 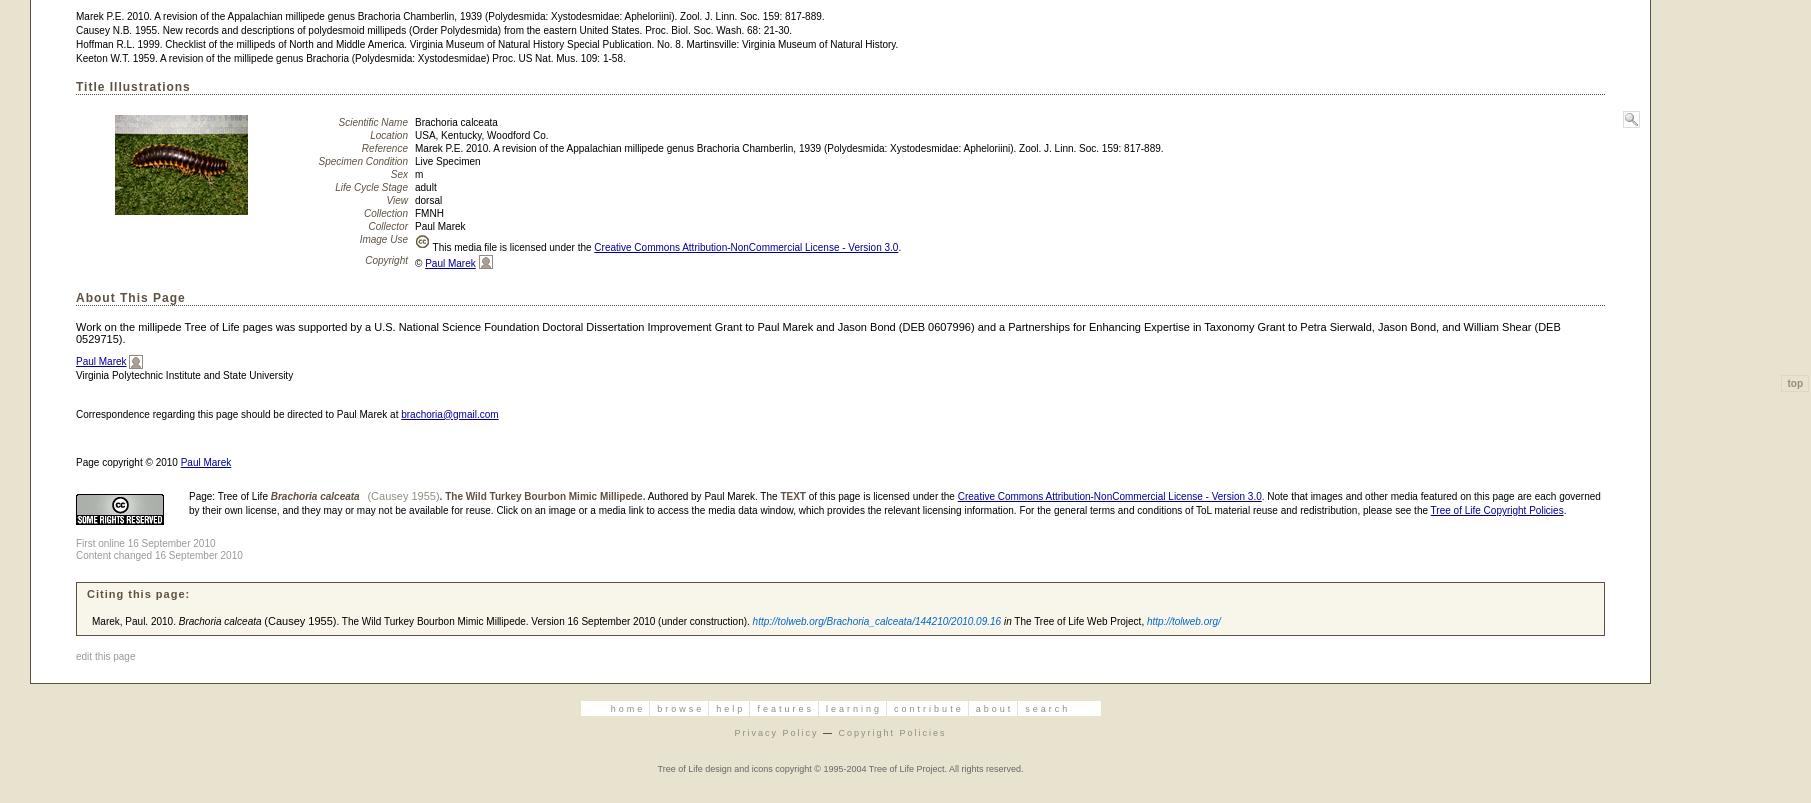 I want to click on 'm', so click(x=419, y=172).